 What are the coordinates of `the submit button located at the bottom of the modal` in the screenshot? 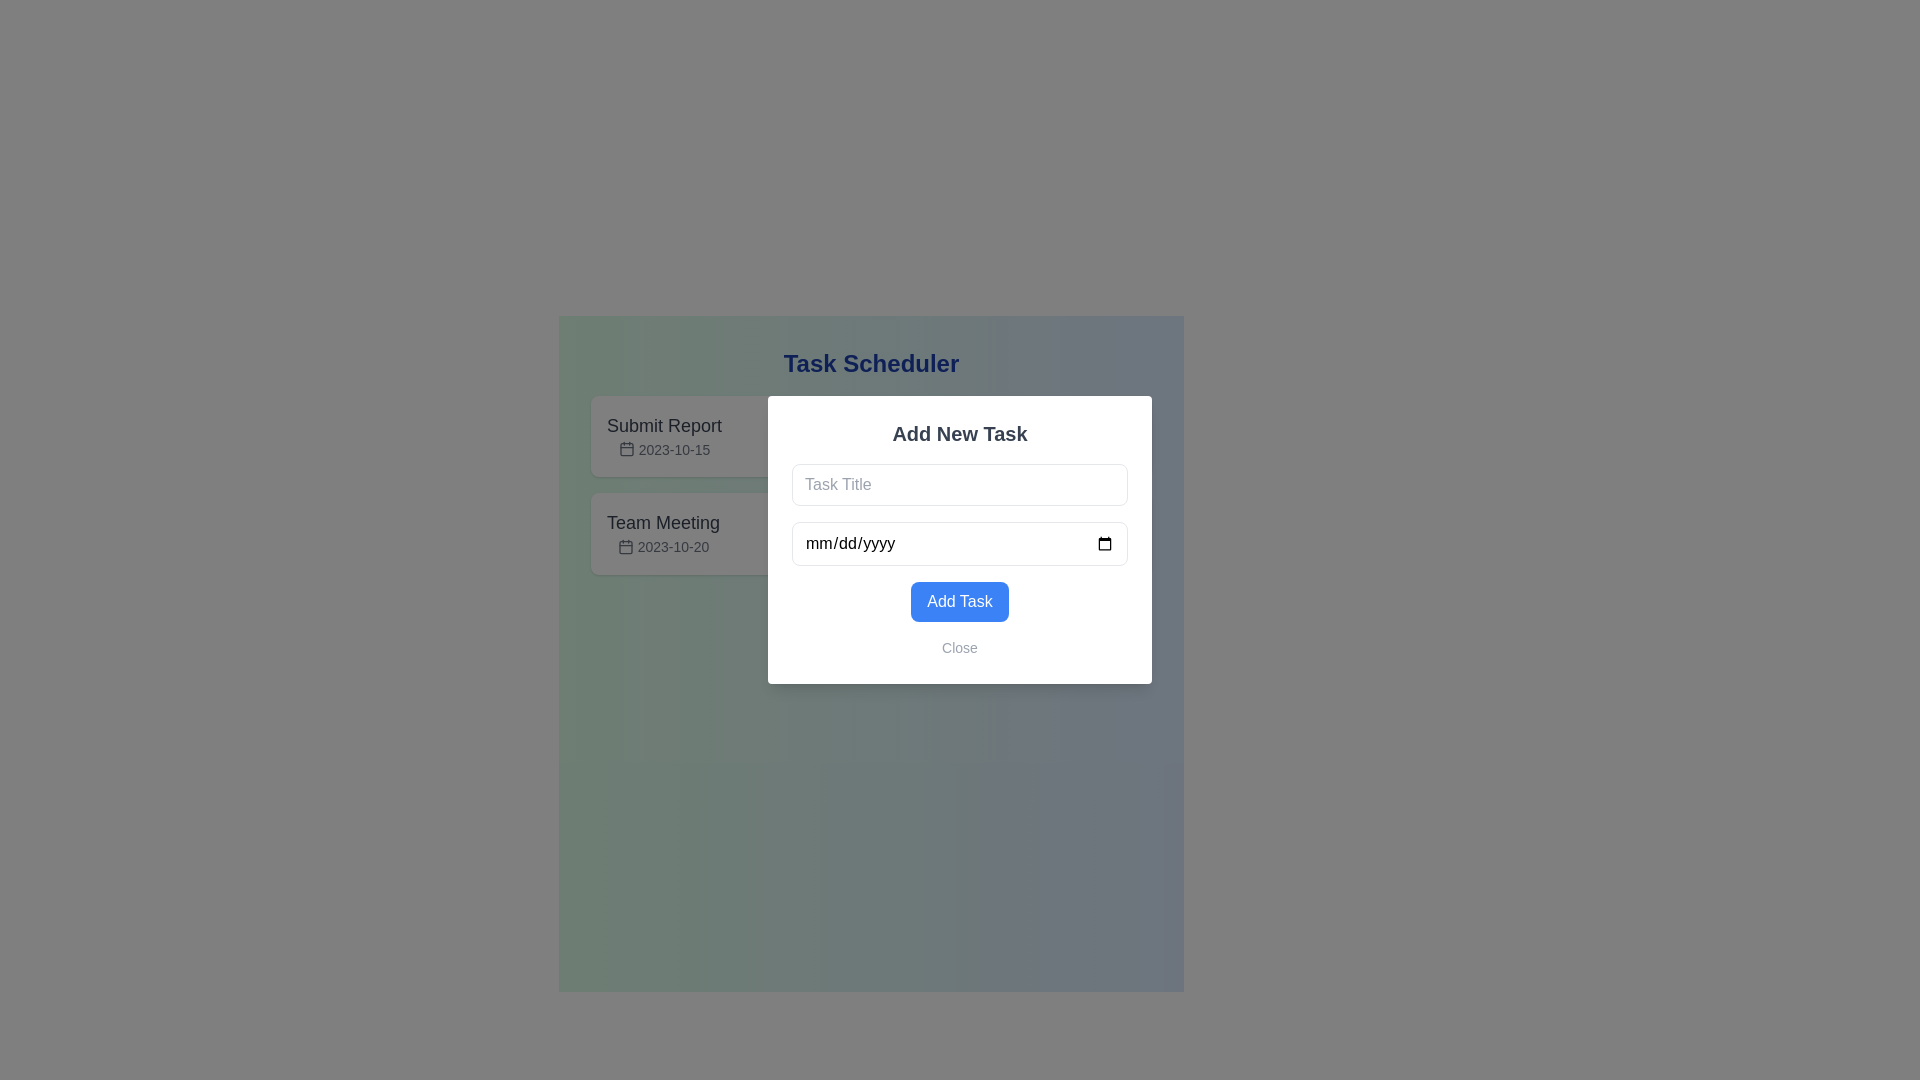 It's located at (960, 600).